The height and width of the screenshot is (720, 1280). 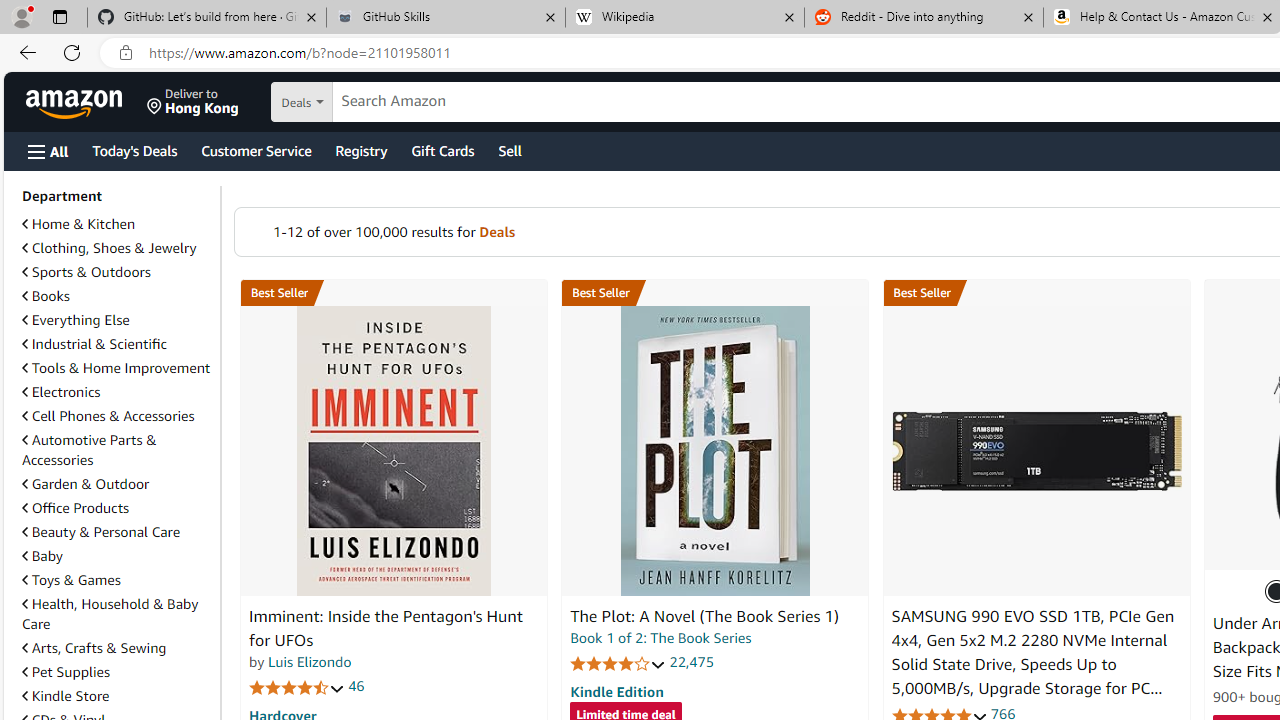 What do you see at coordinates (193, 101) in the screenshot?
I see `'Deliver to Hong Kong'` at bounding box center [193, 101].